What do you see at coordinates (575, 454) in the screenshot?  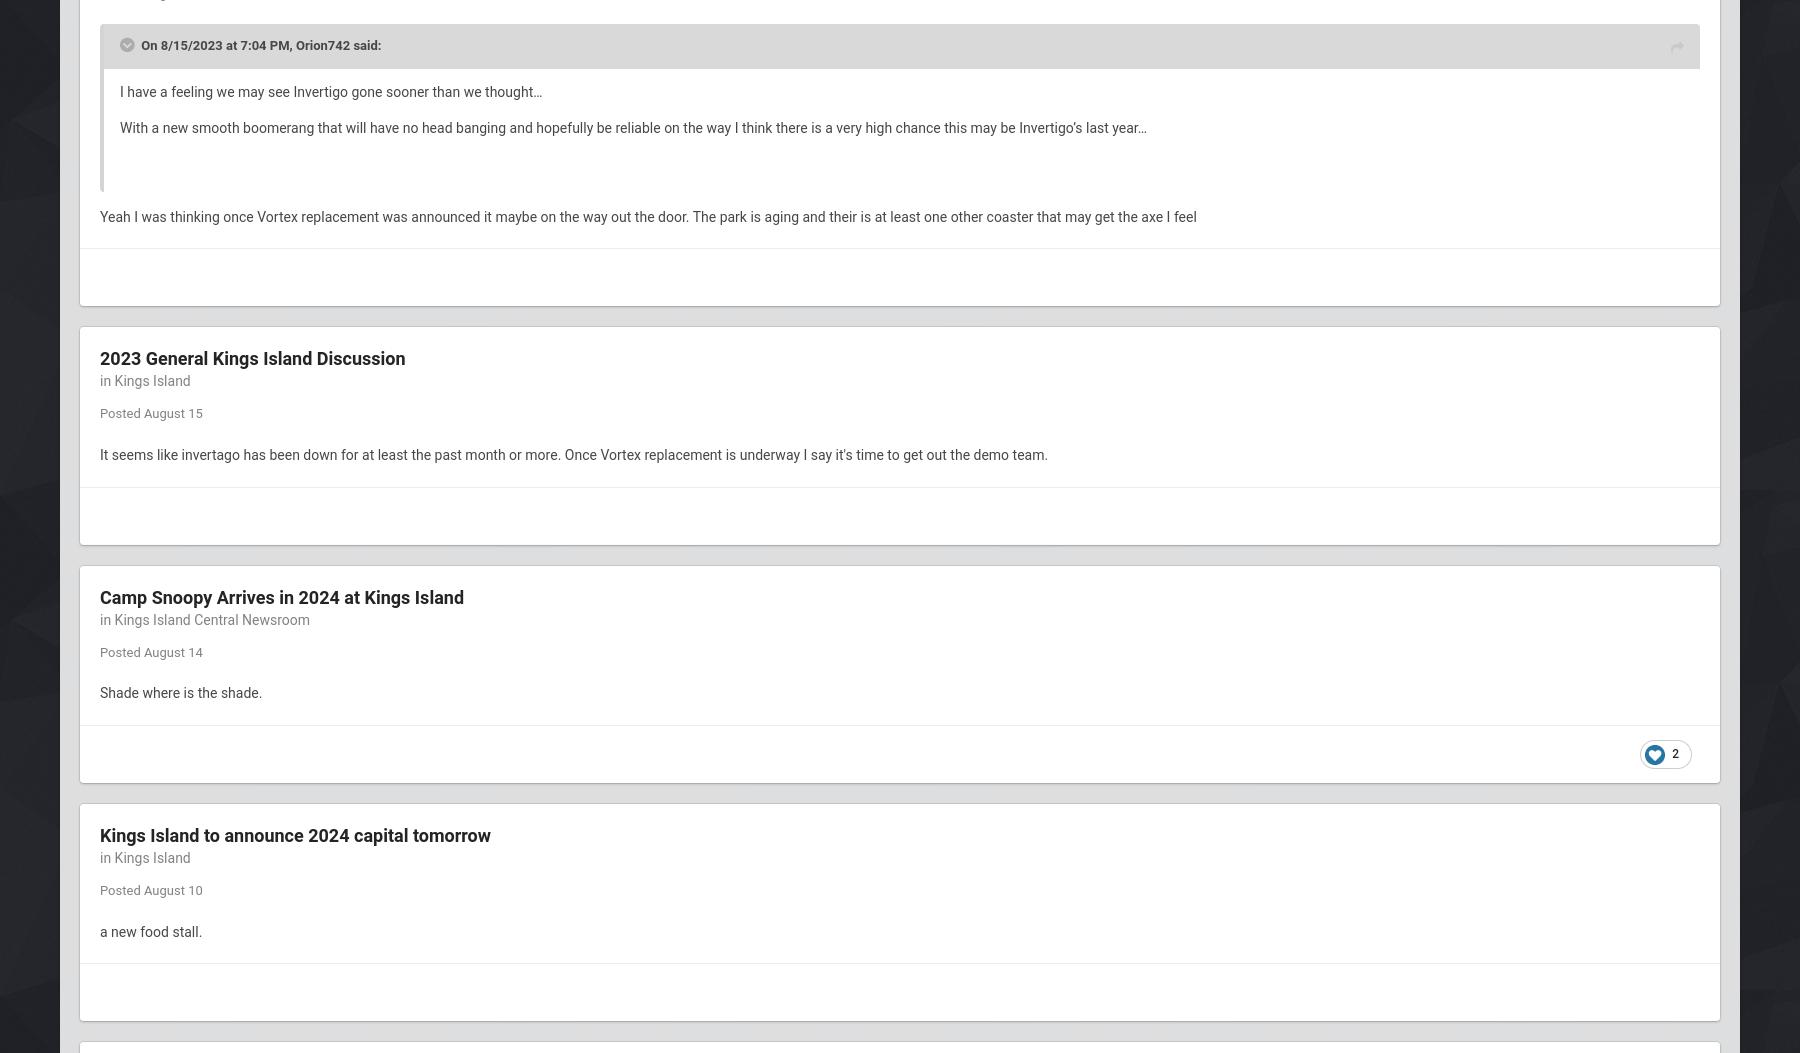 I see `'It seems like invertago has been down for at least the past month or more. Once Vortex replacement is underway I say it's time to get out the demo team.'` at bounding box center [575, 454].